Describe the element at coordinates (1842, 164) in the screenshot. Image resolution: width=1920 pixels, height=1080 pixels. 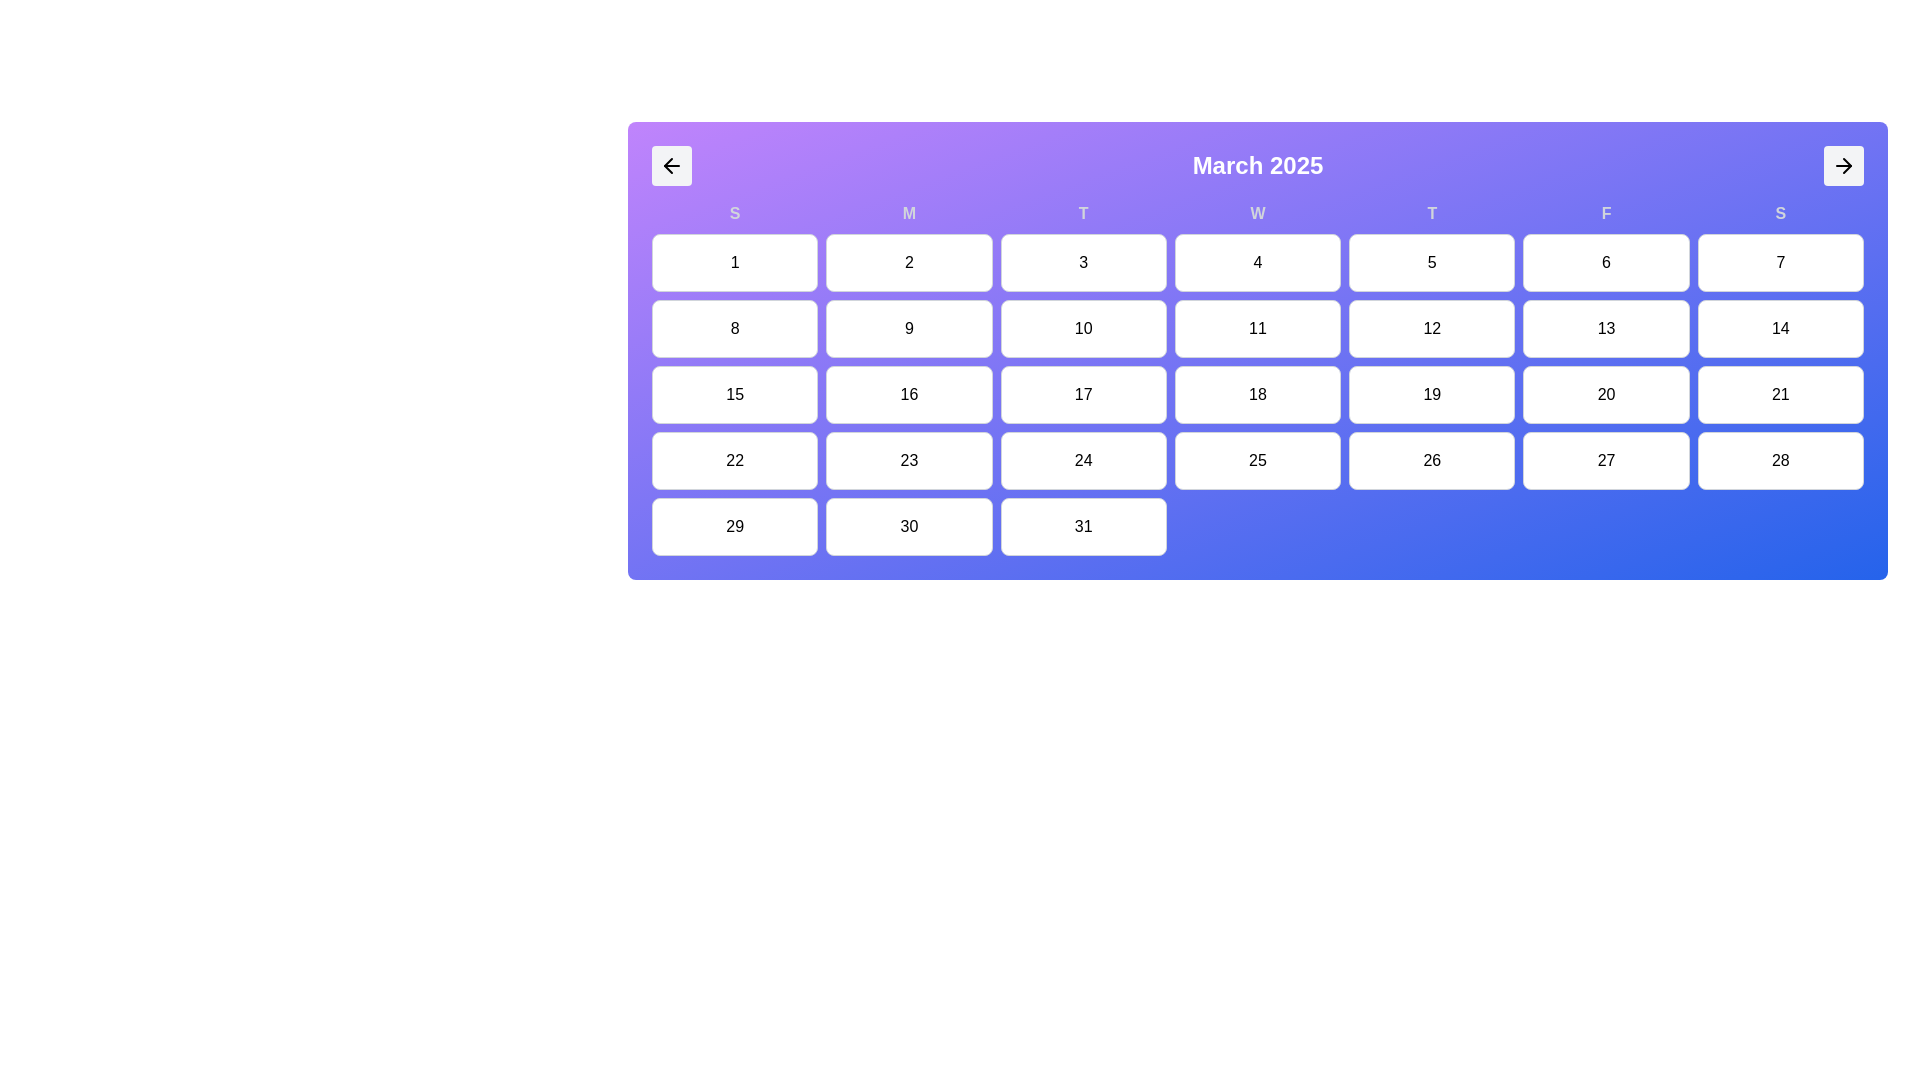
I see `the right-facing arrow button located at the extreme right of the 'March 2025' navigation bar` at that location.